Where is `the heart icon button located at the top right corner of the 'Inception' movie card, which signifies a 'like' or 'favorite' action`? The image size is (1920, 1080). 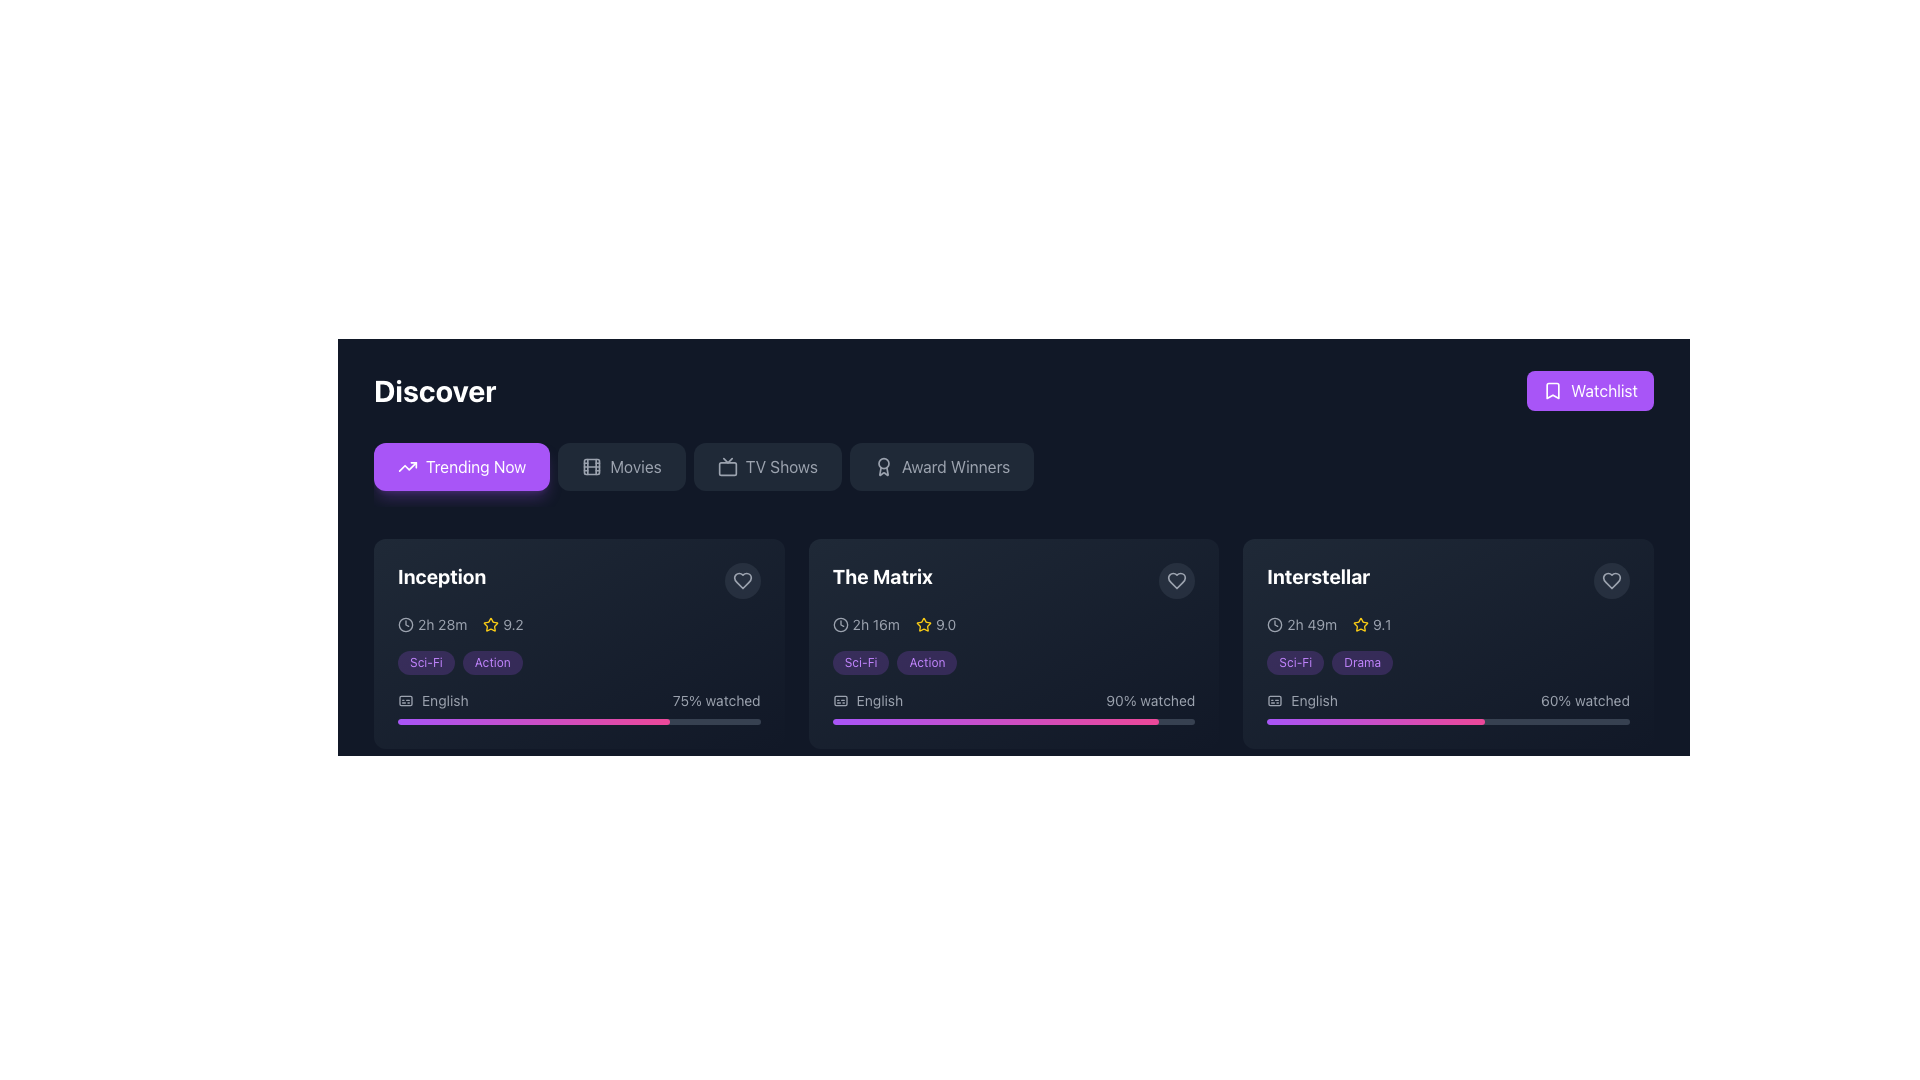 the heart icon button located at the top right corner of the 'Inception' movie card, which signifies a 'like' or 'favorite' action is located at coordinates (741, 581).